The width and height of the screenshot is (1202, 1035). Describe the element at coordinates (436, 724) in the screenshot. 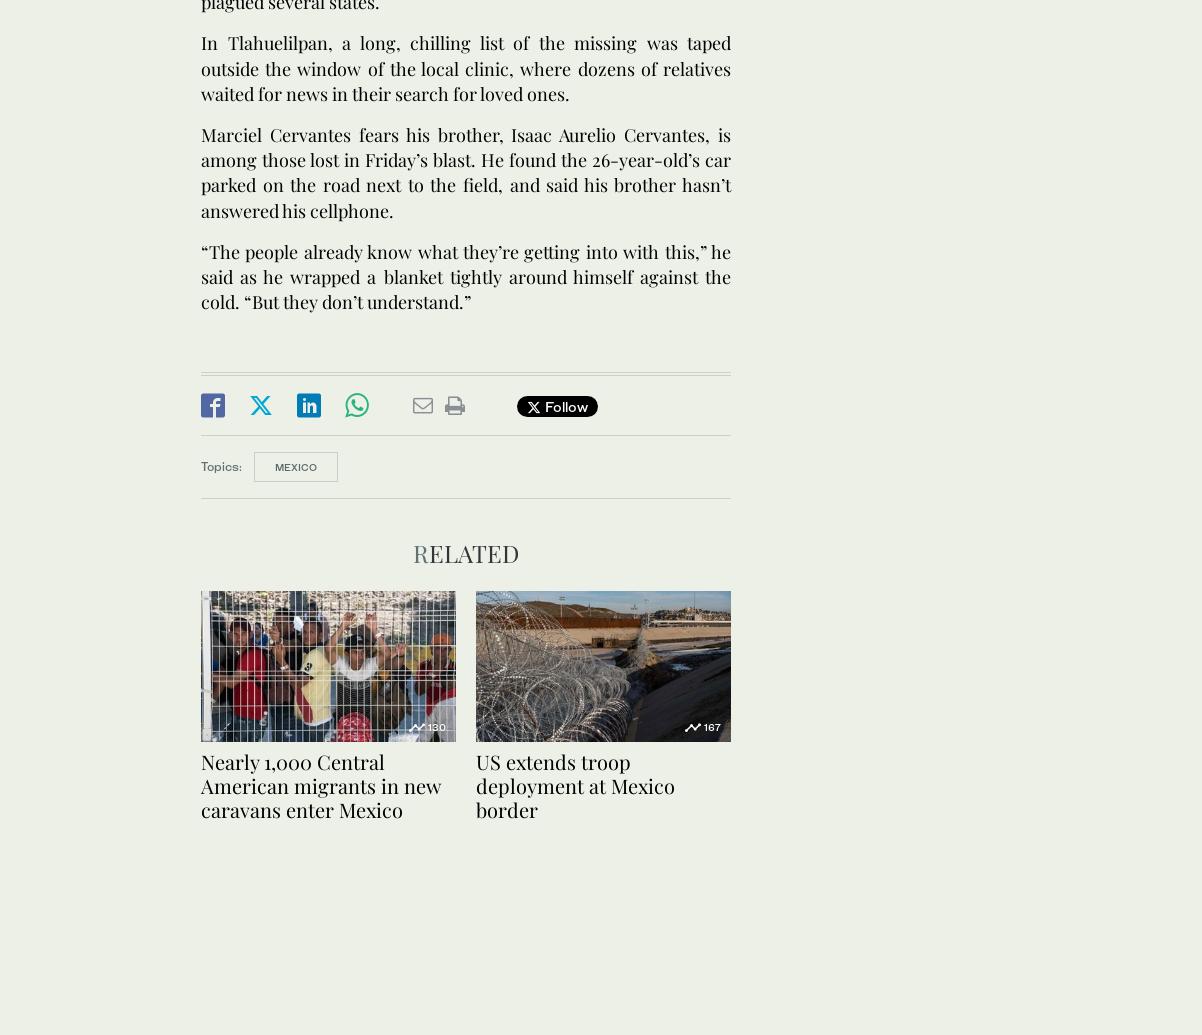

I see `'130'` at that location.